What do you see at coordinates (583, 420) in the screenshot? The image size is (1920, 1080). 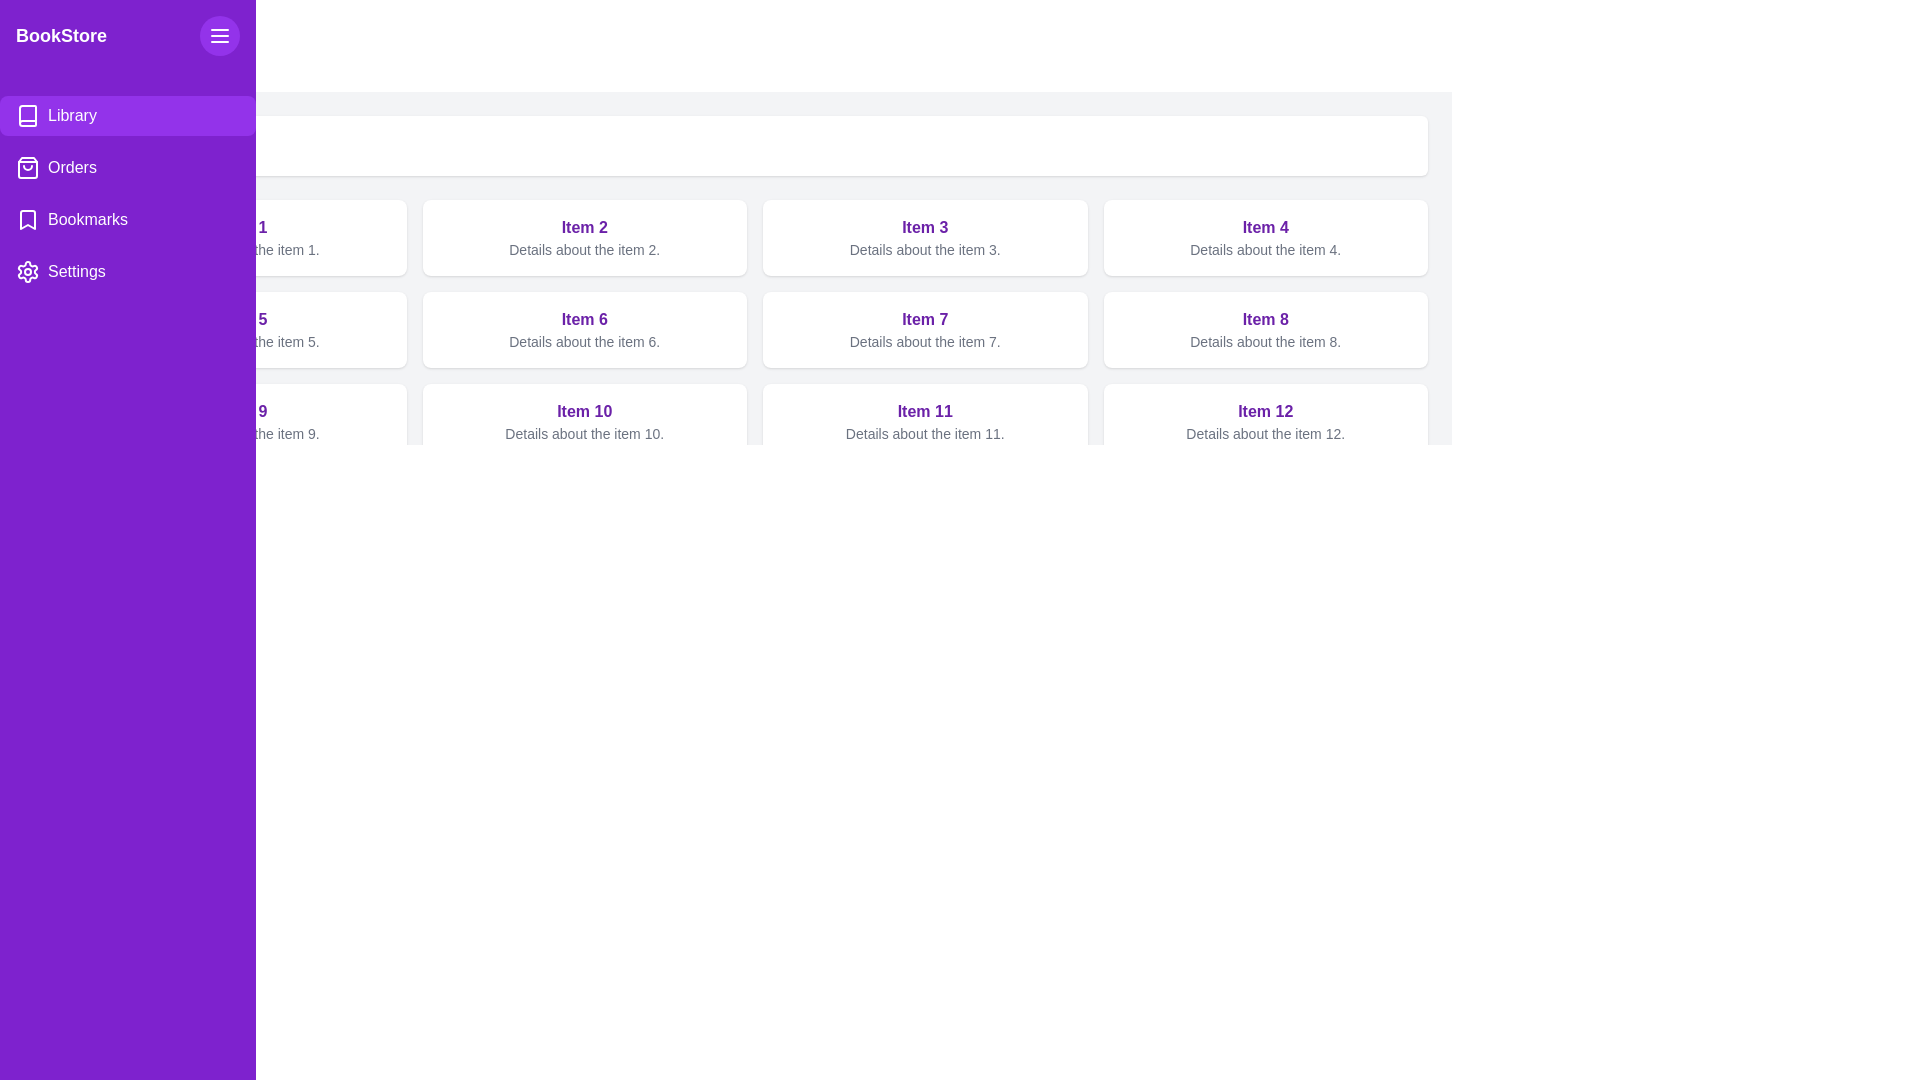 I see `the Informational Card located in the last row and second column of the grid layout, which displays information about an item` at bounding box center [583, 420].